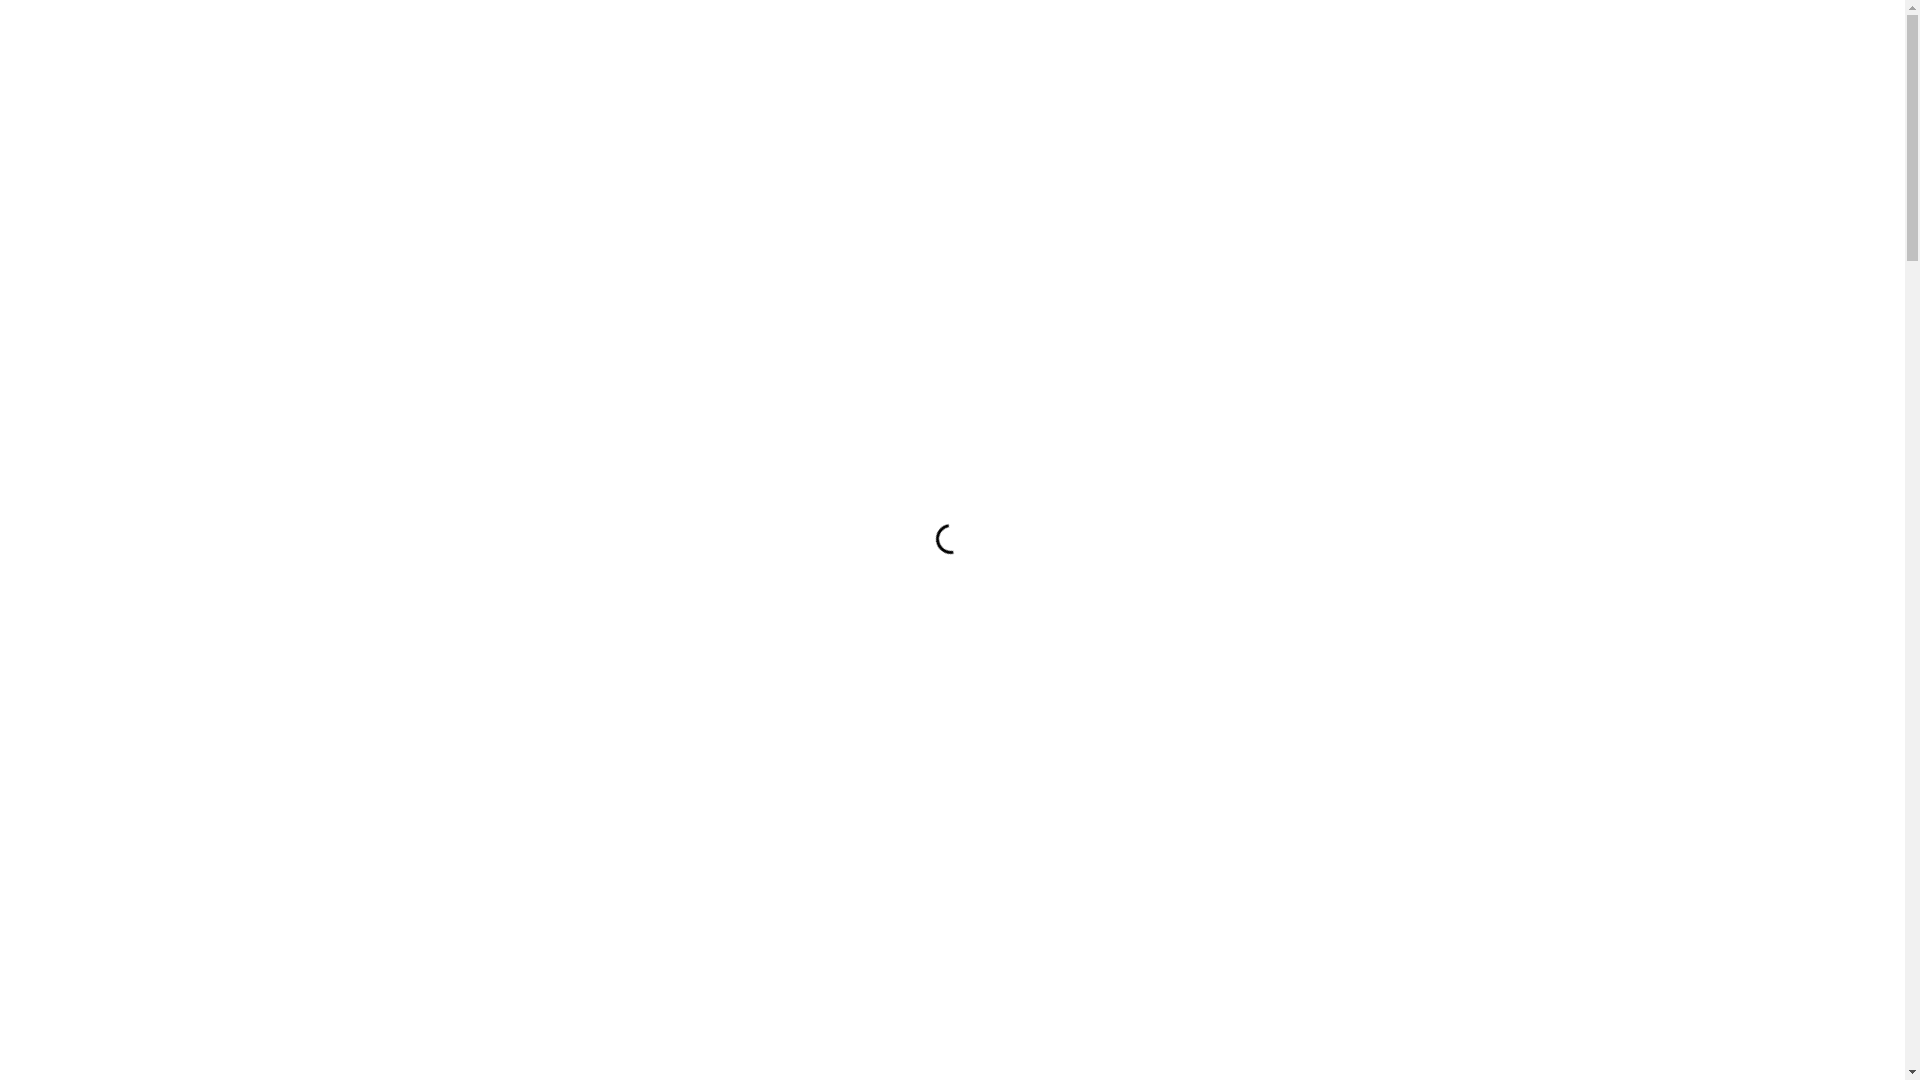 Image resolution: width=1920 pixels, height=1080 pixels. I want to click on 'E-Mail Adresse', so click(800, 690).